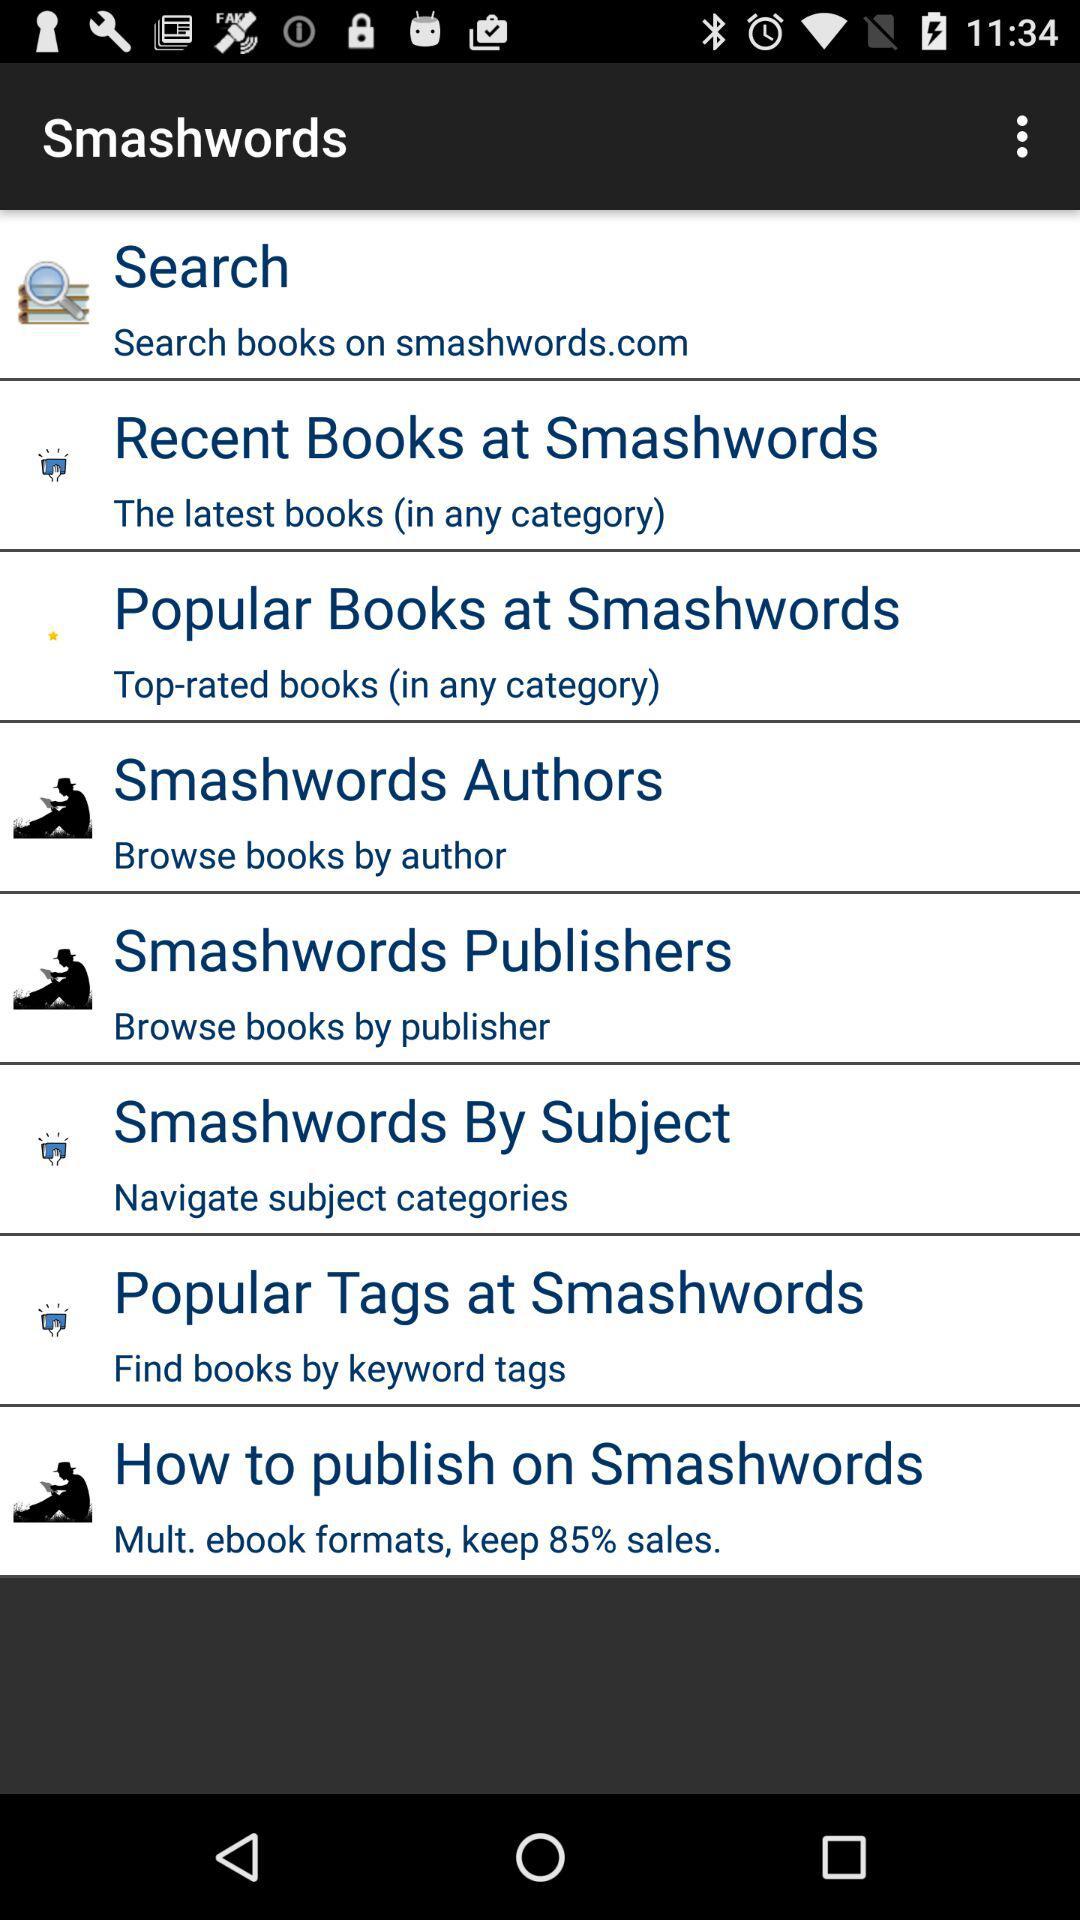 This screenshot has width=1080, height=1920. What do you see at coordinates (339, 1196) in the screenshot?
I see `icon above the popular tags at icon` at bounding box center [339, 1196].